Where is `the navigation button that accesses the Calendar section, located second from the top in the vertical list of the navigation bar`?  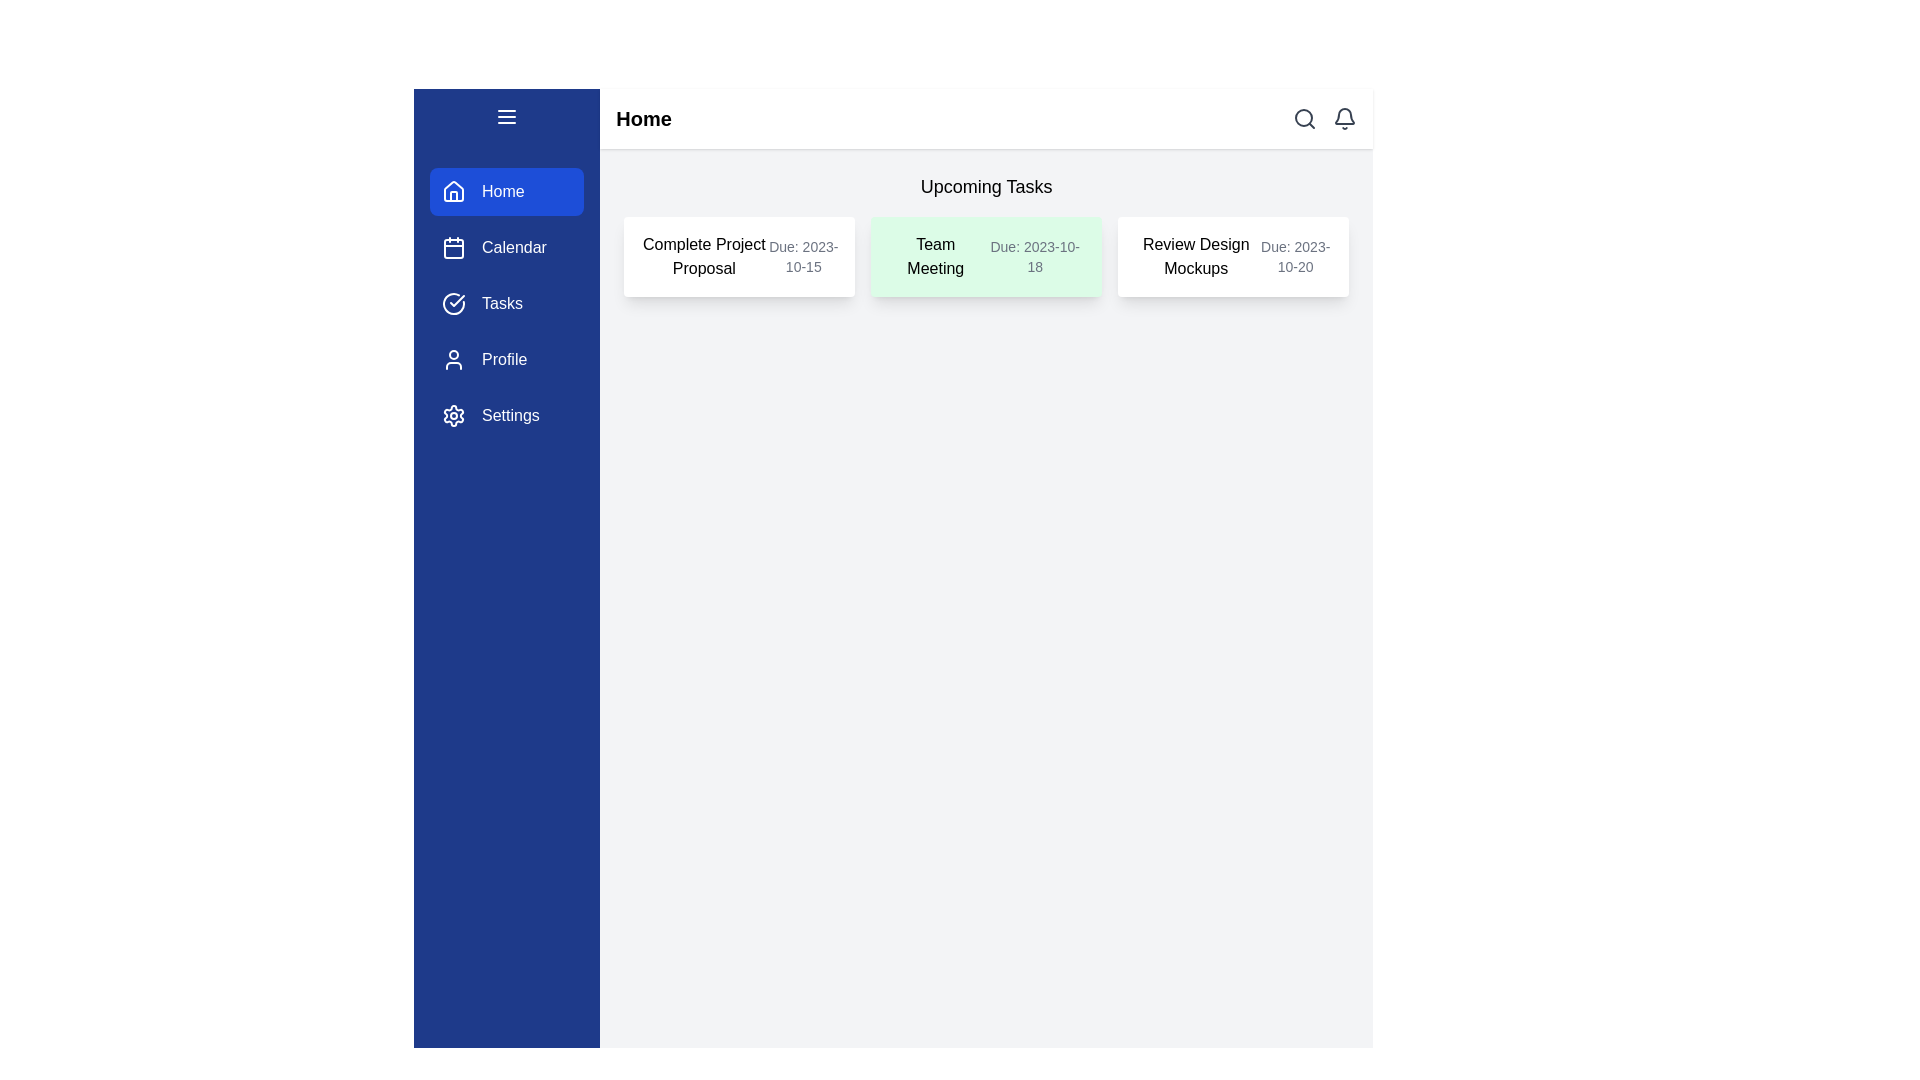
the navigation button that accesses the Calendar section, located second from the top in the vertical list of the navigation bar is located at coordinates (507, 246).